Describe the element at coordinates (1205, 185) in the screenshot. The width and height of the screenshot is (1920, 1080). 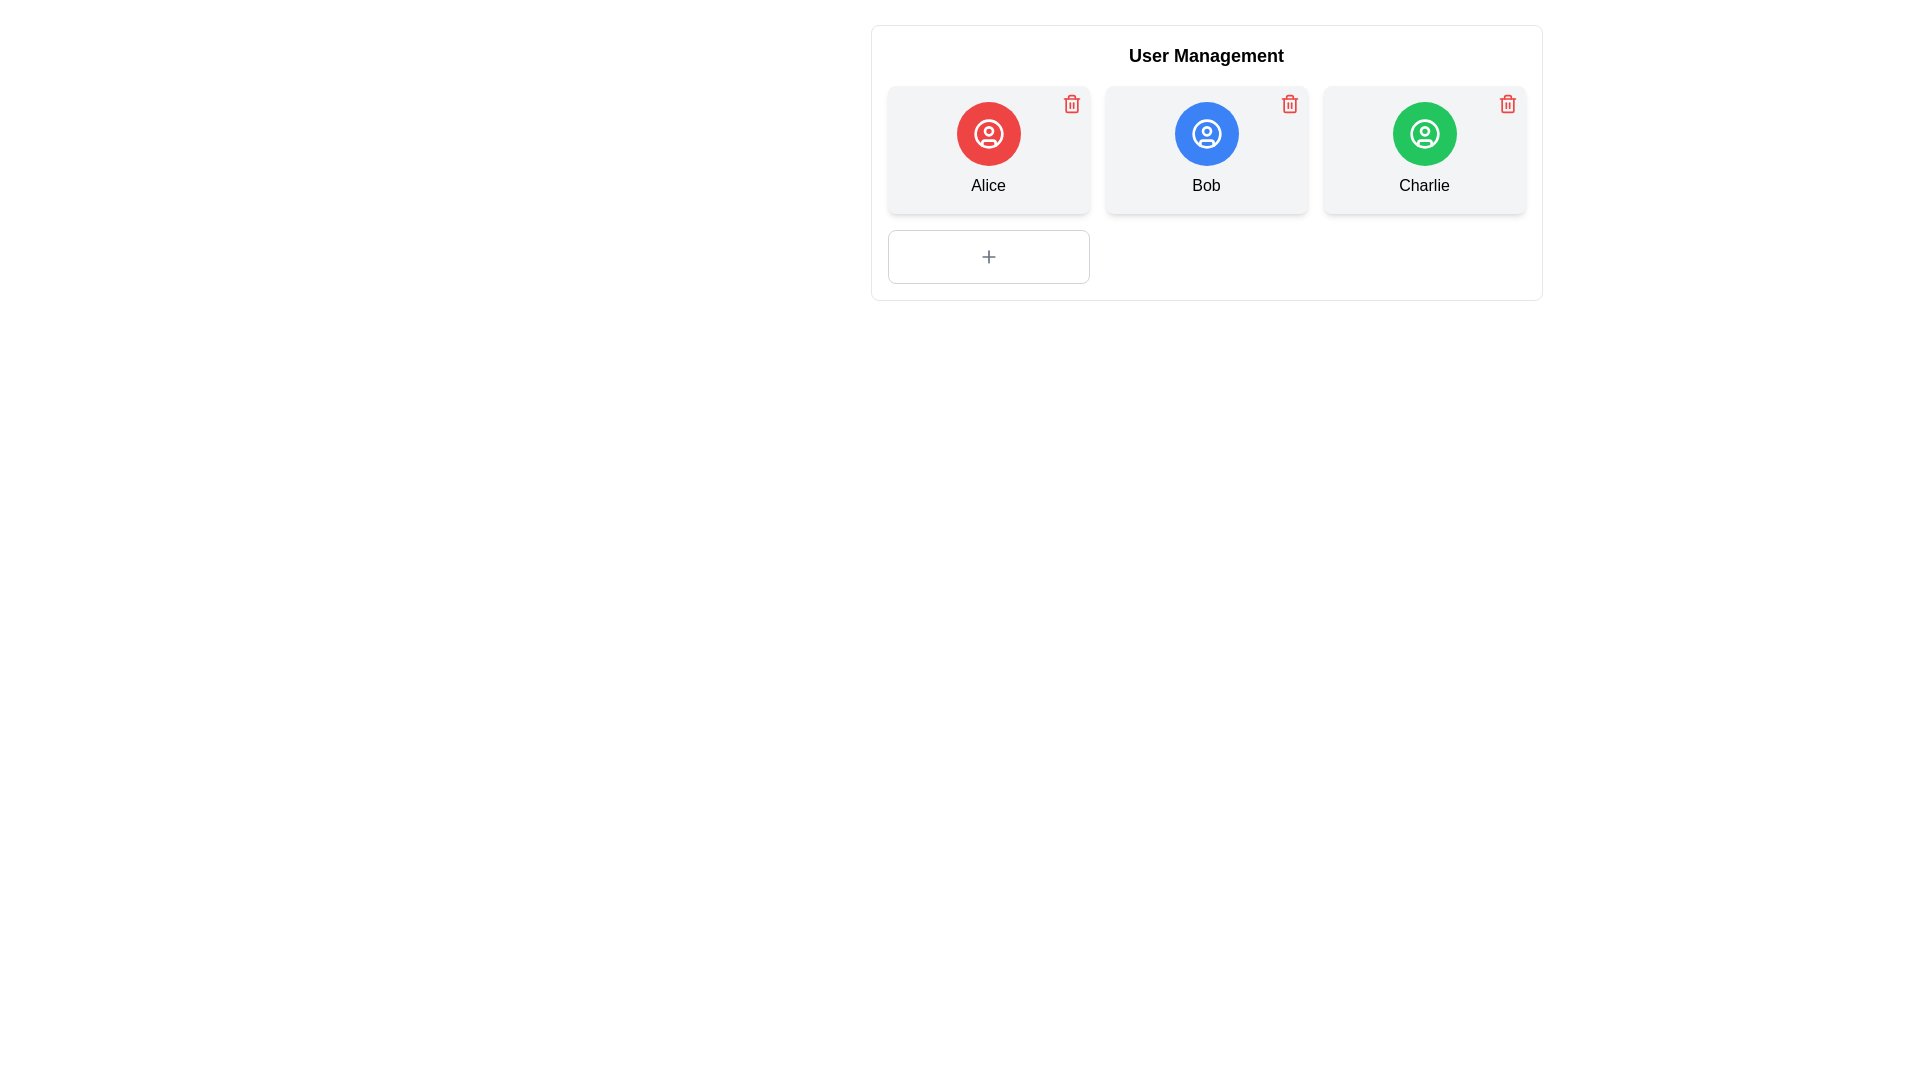
I see `the 'Bob' label text which is styled in black font and positioned beneath a circular user icon in the central card of the user management section` at that location.